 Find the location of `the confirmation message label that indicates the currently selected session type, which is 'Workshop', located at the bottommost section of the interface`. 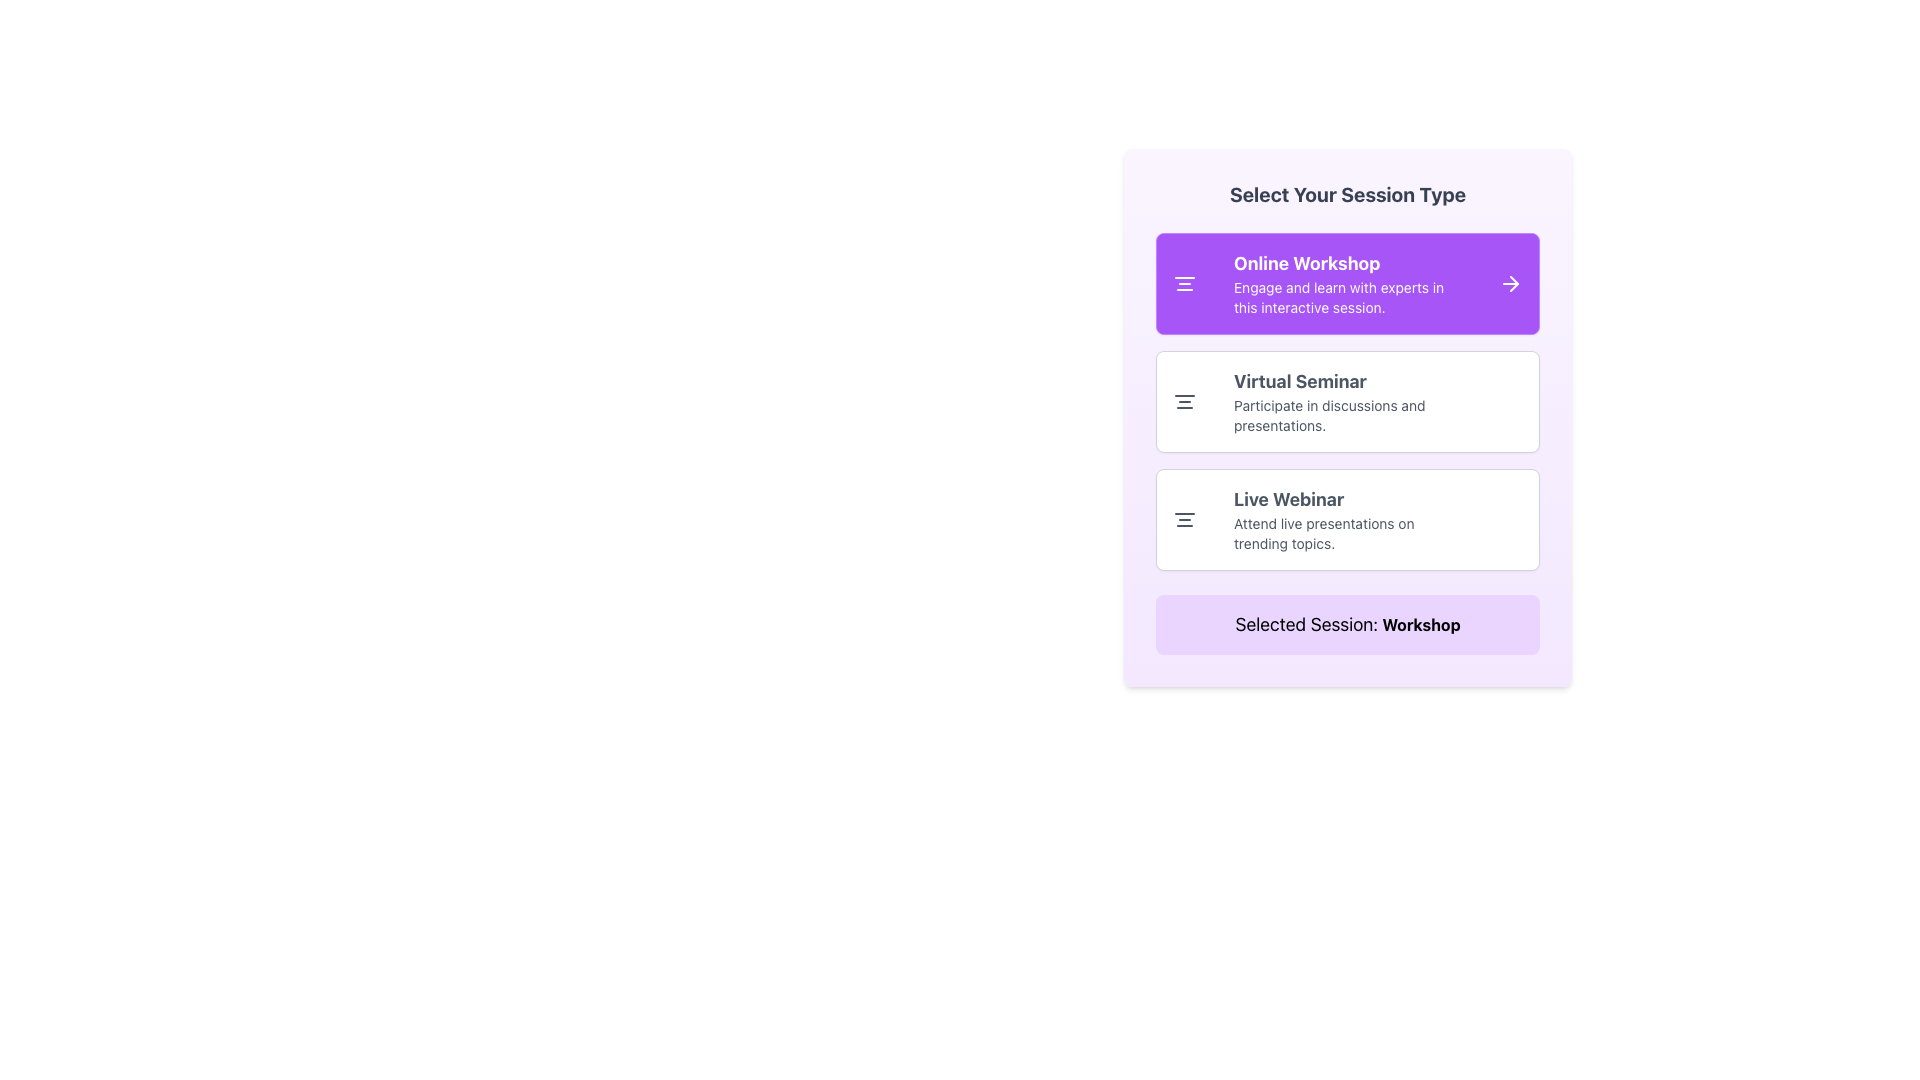

the confirmation message label that indicates the currently selected session type, which is 'Workshop', located at the bottommost section of the interface is located at coordinates (1348, 623).